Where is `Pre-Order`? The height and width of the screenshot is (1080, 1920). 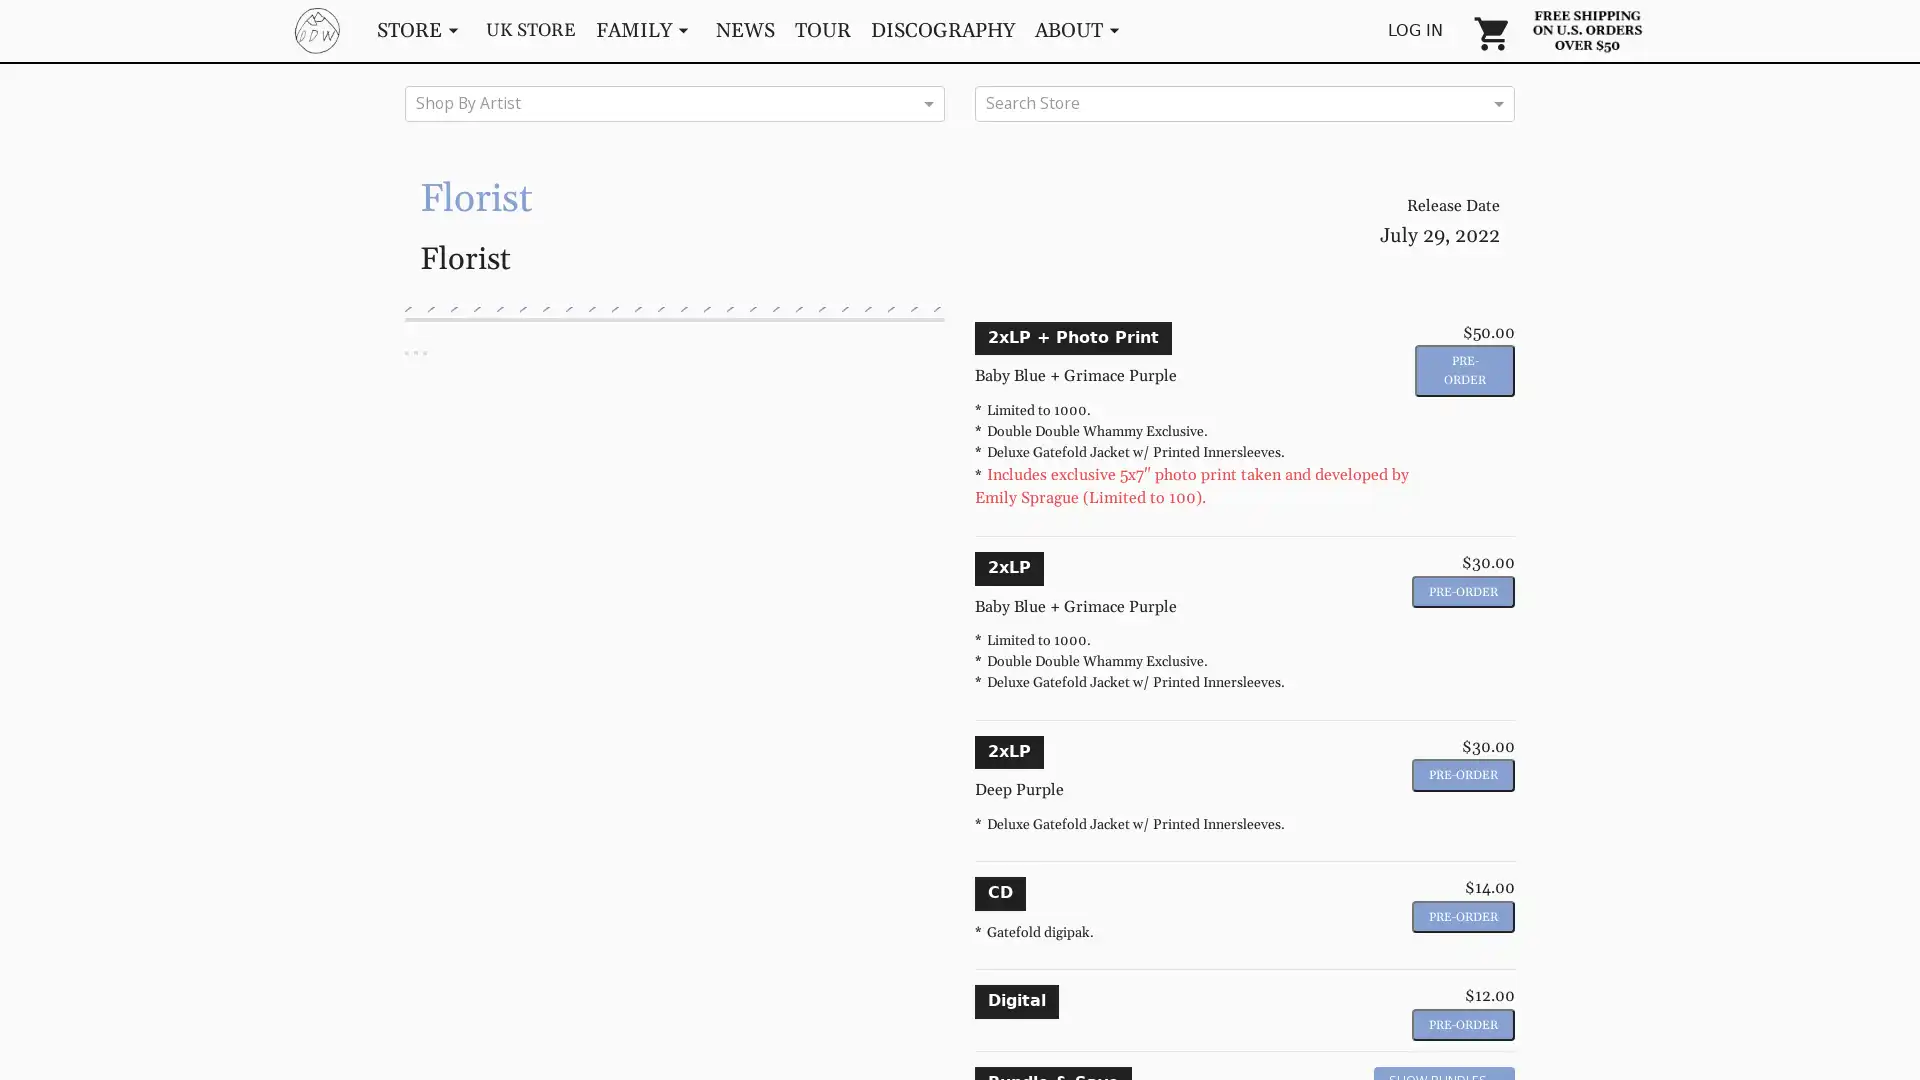
Pre-Order is located at coordinates (1463, 774).